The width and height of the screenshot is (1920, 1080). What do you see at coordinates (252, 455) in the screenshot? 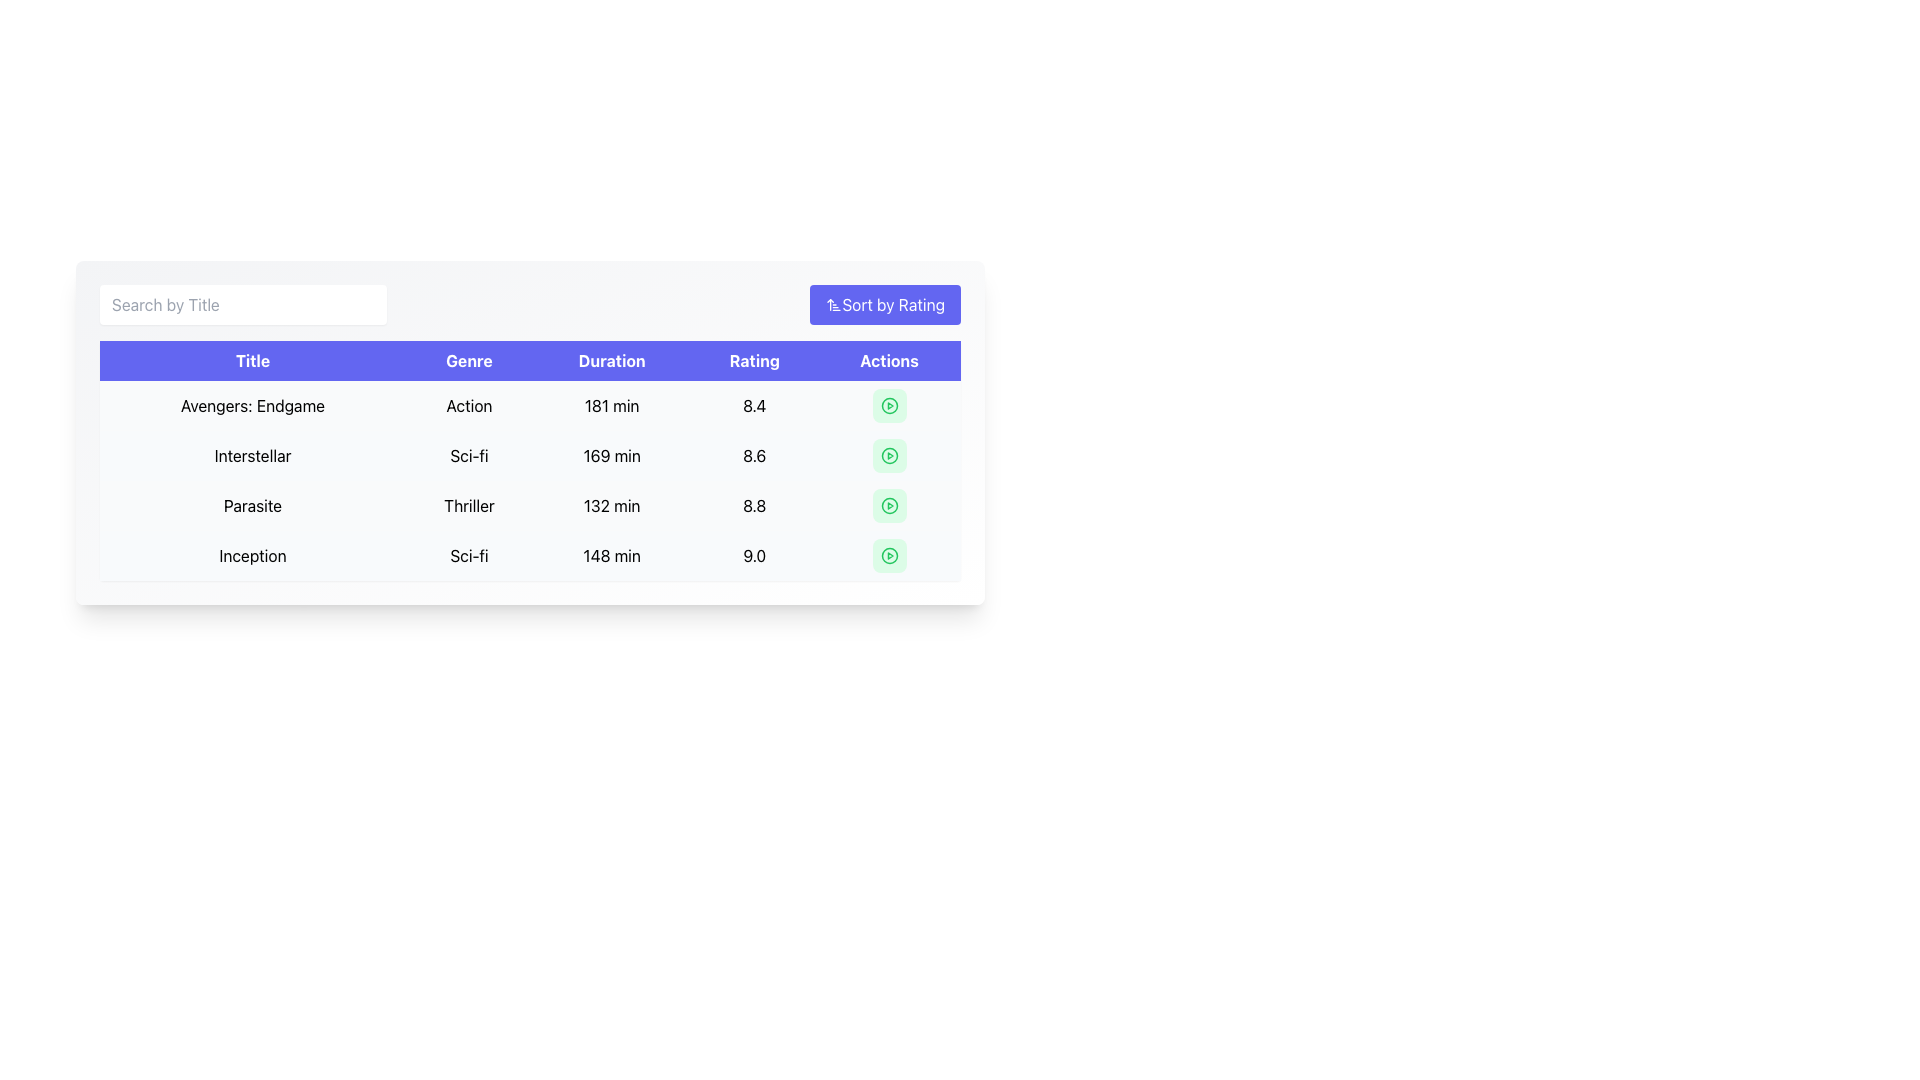
I see `the text label displaying the movie title in the second row of the table` at bounding box center [252, 455].